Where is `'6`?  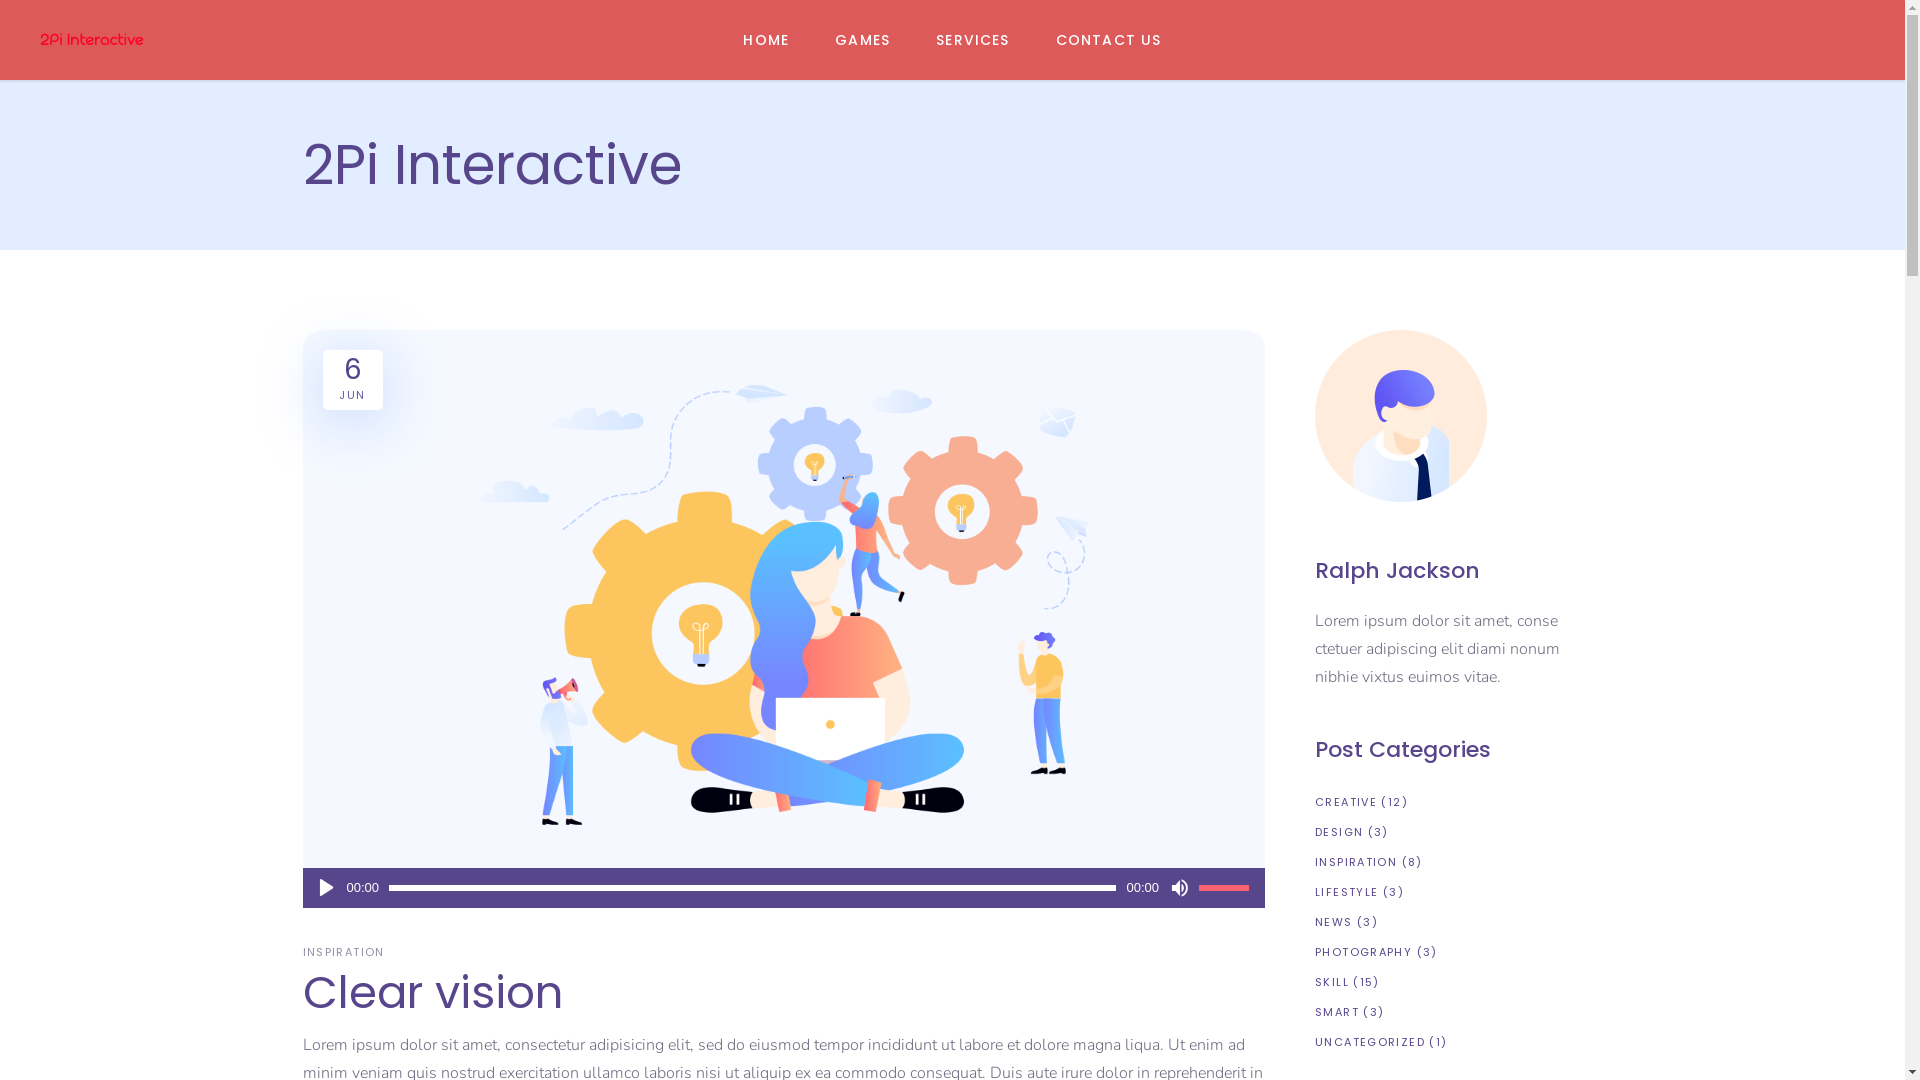
'6 is located at coordinates (351, 375).